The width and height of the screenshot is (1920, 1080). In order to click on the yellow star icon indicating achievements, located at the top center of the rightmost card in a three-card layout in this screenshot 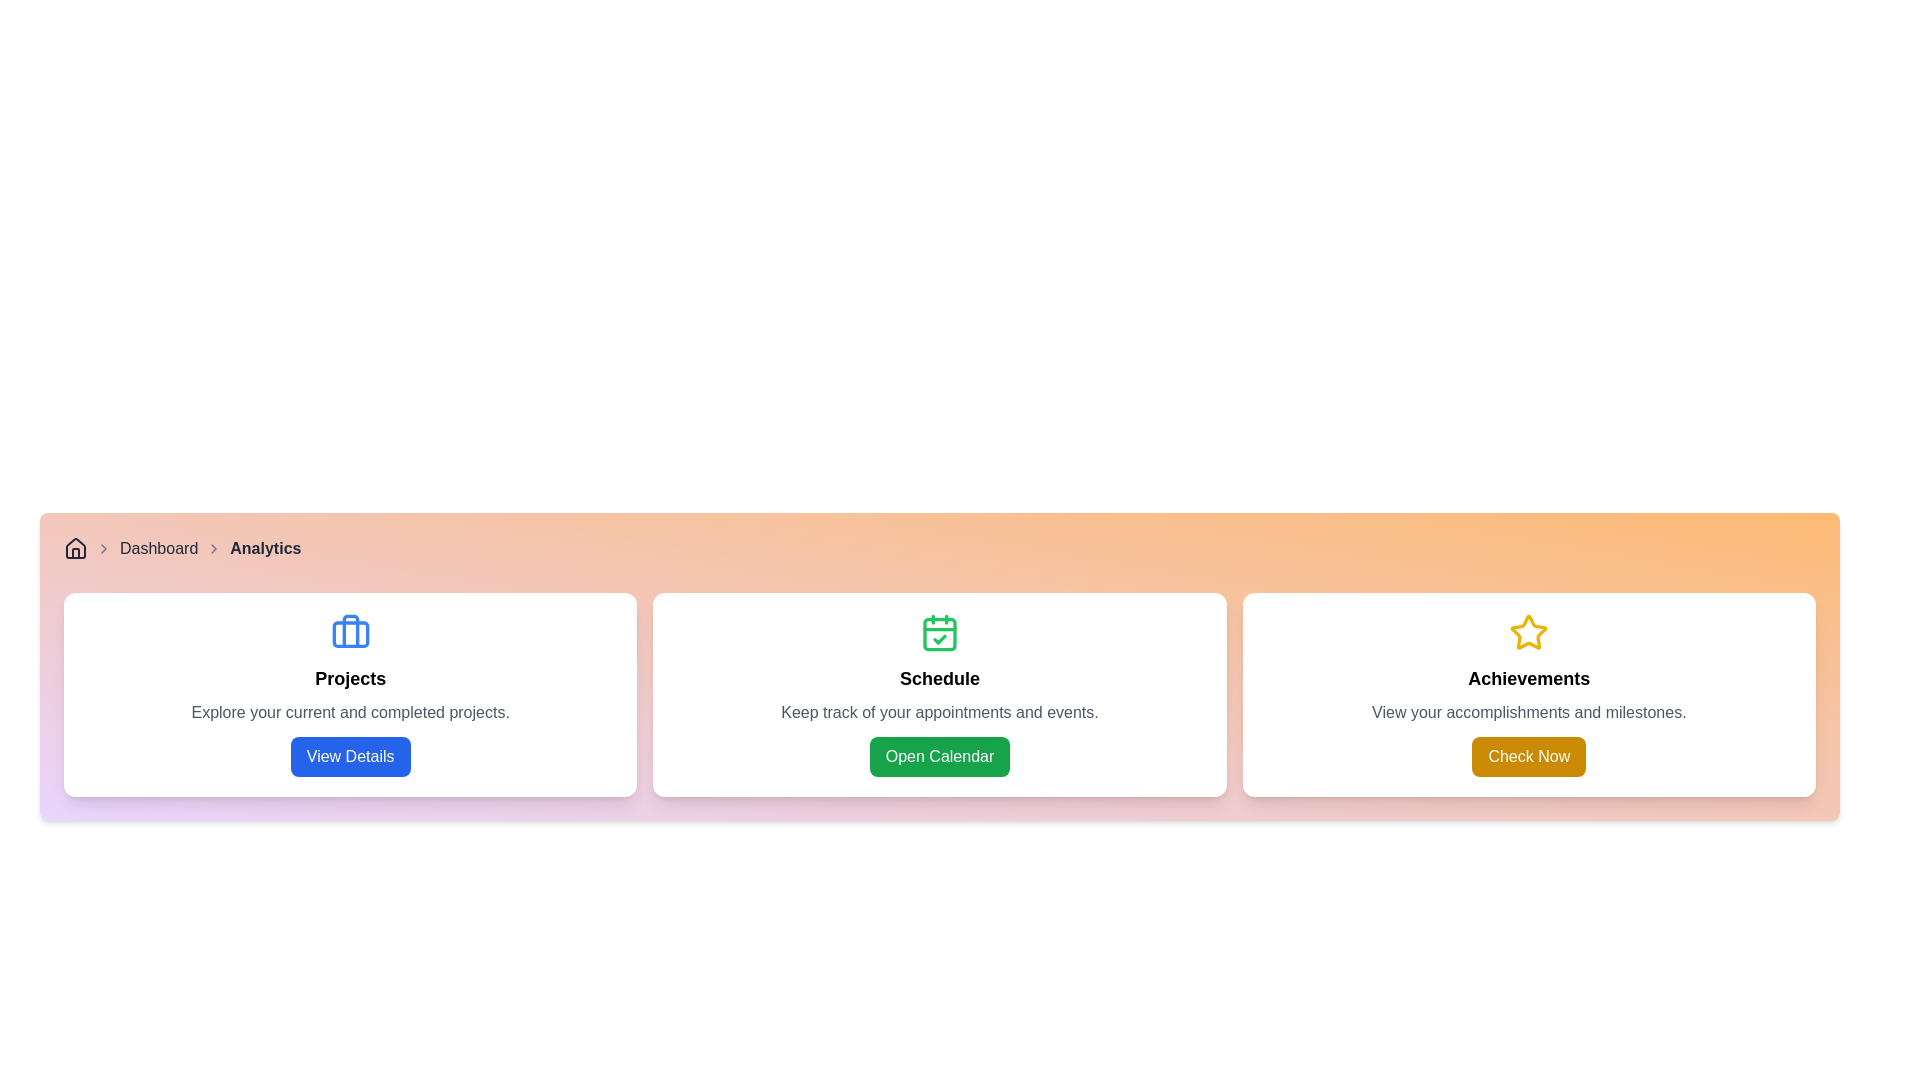, I will do `click(1528, 632)`.